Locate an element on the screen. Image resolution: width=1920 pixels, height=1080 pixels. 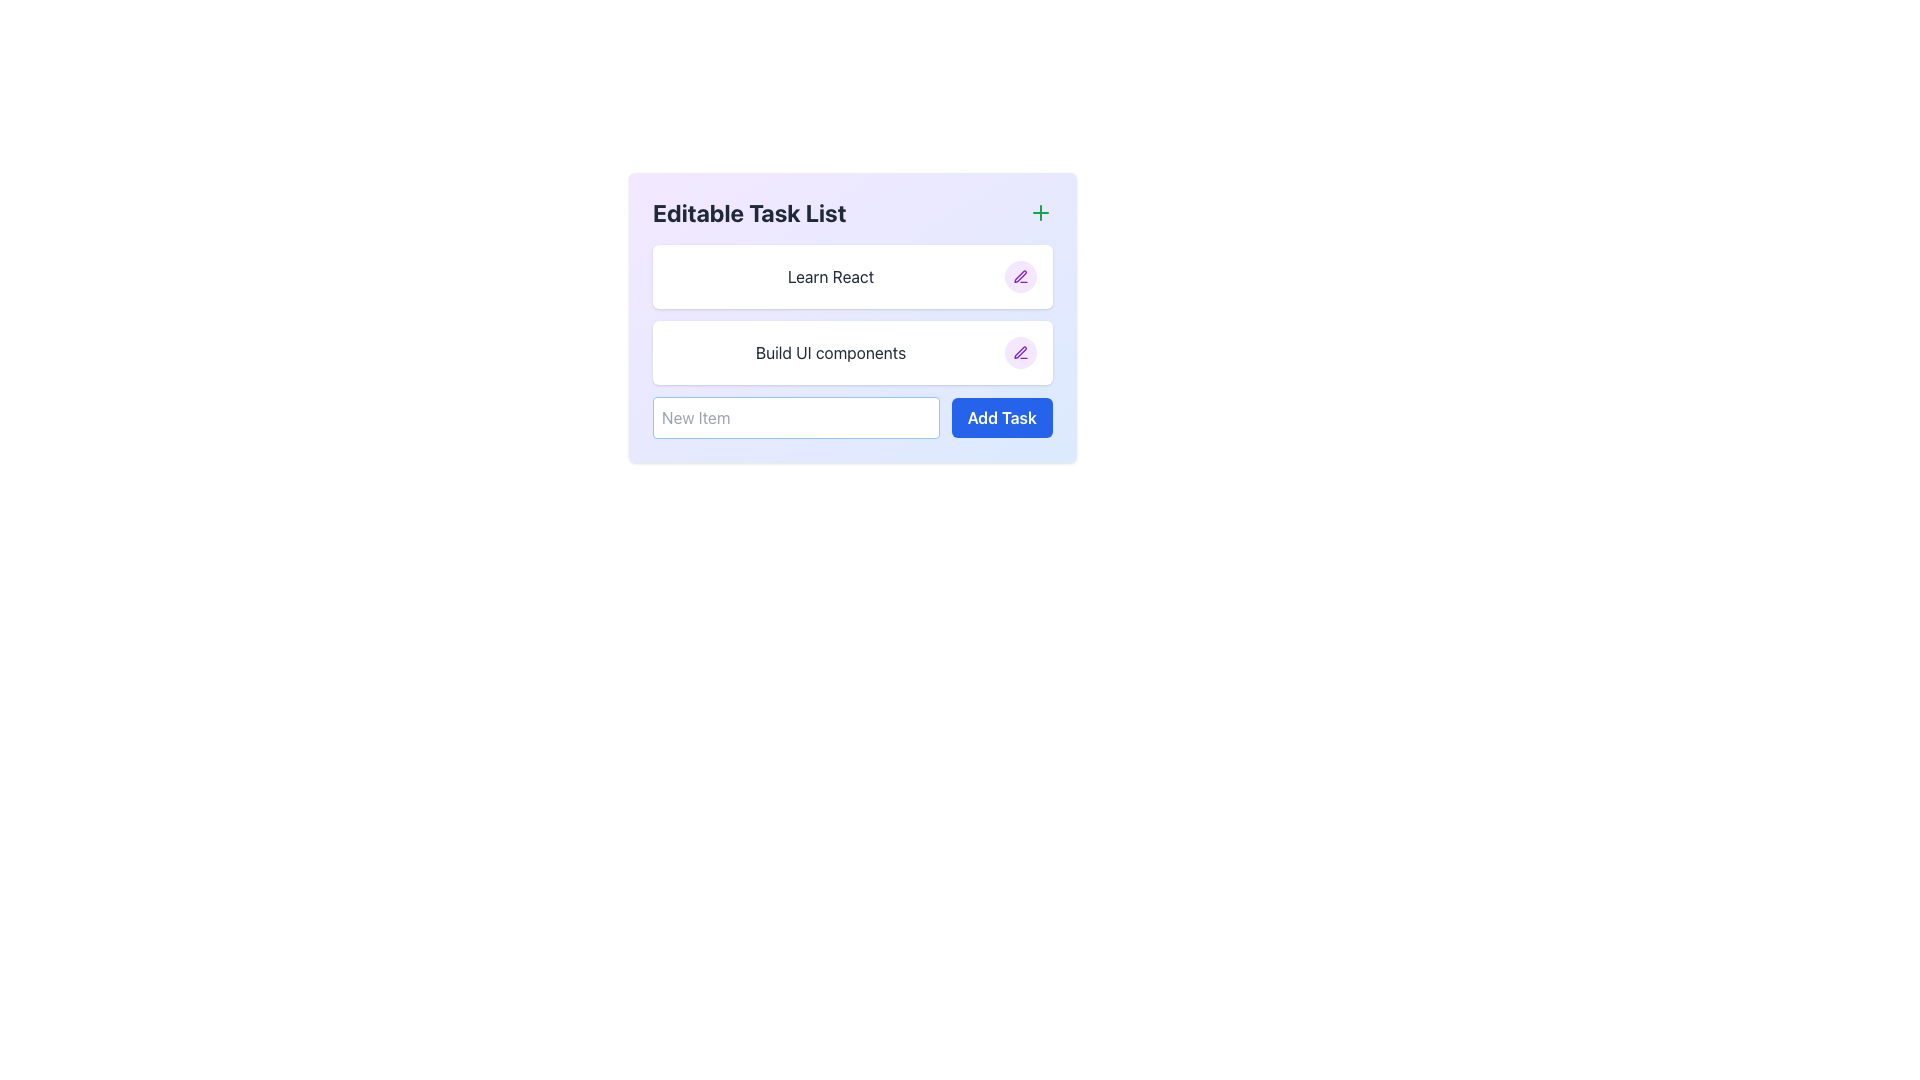
the distinct green plus icon located at the top-right corner of the 'Editable Task List' header is located at coordinates (1040, 212).